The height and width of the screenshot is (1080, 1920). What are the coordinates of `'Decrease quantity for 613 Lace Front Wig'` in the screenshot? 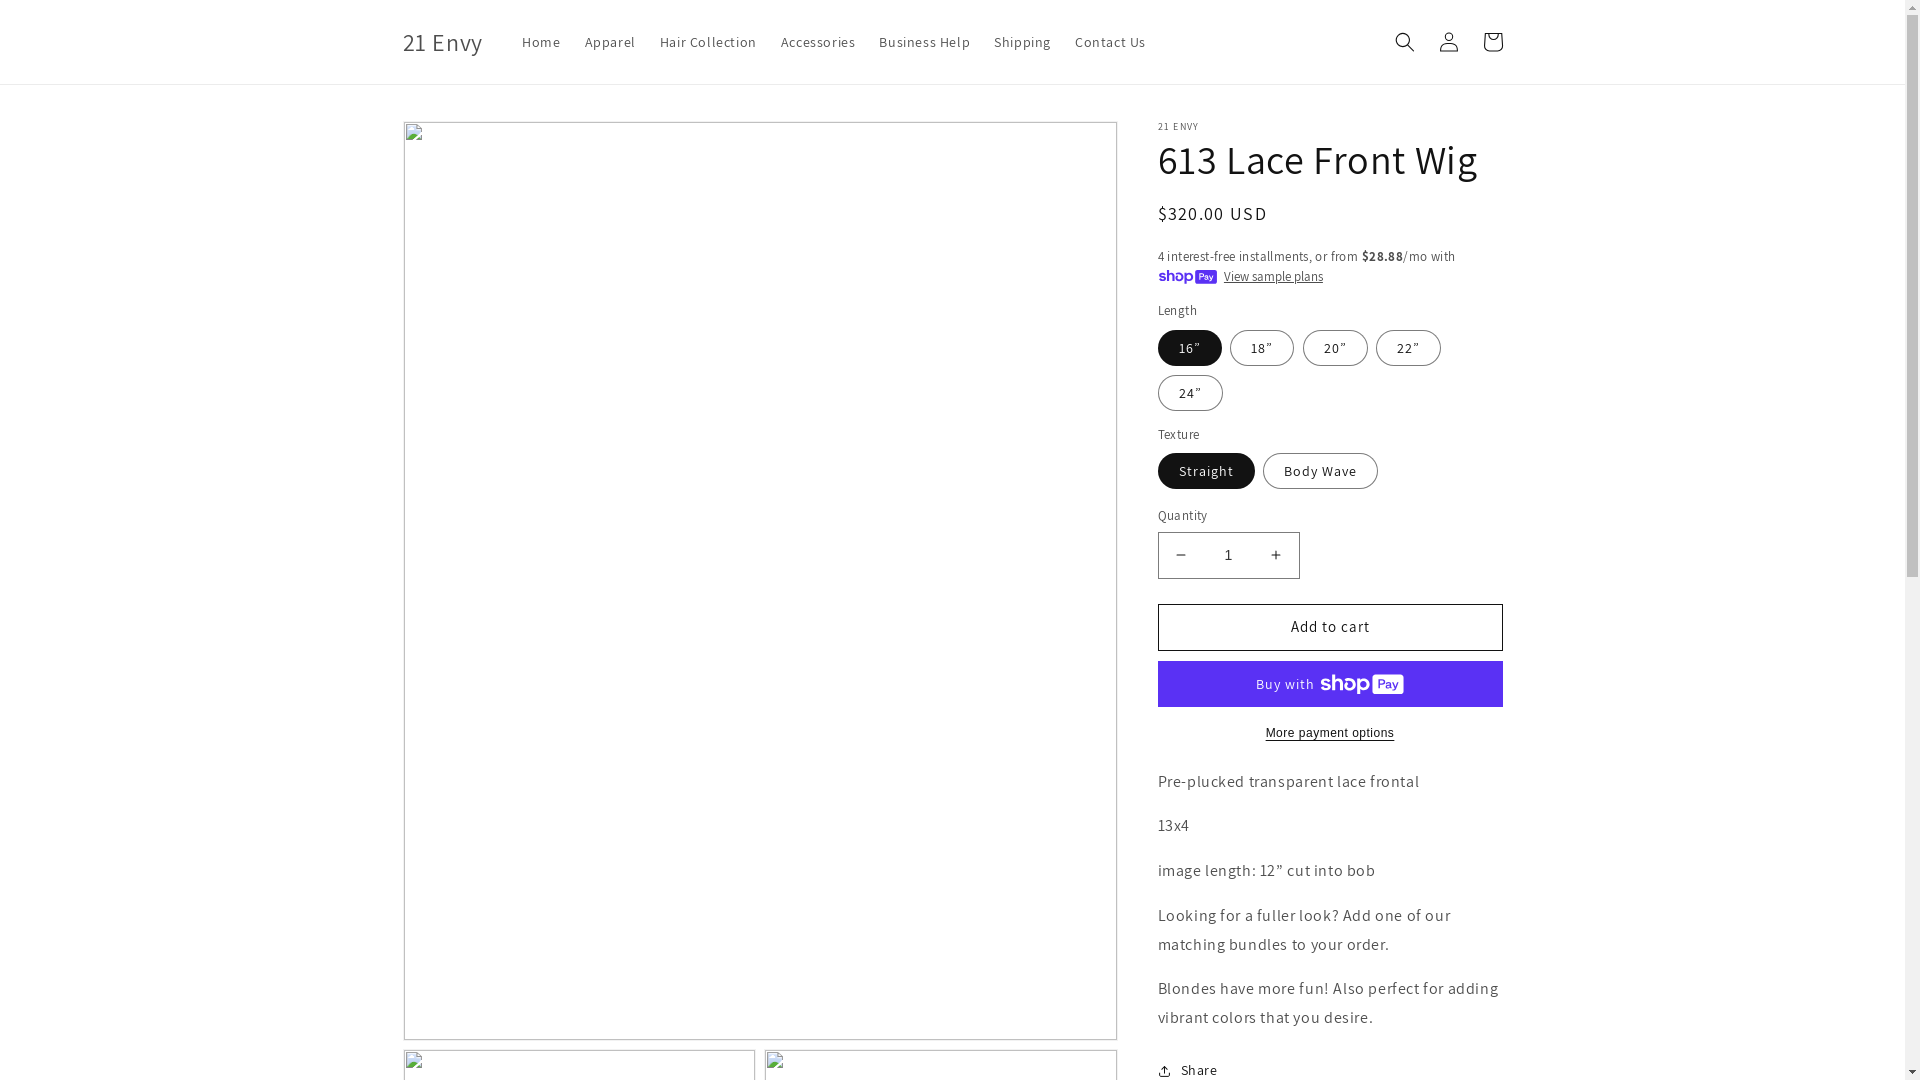 It's located at (1180, 555).